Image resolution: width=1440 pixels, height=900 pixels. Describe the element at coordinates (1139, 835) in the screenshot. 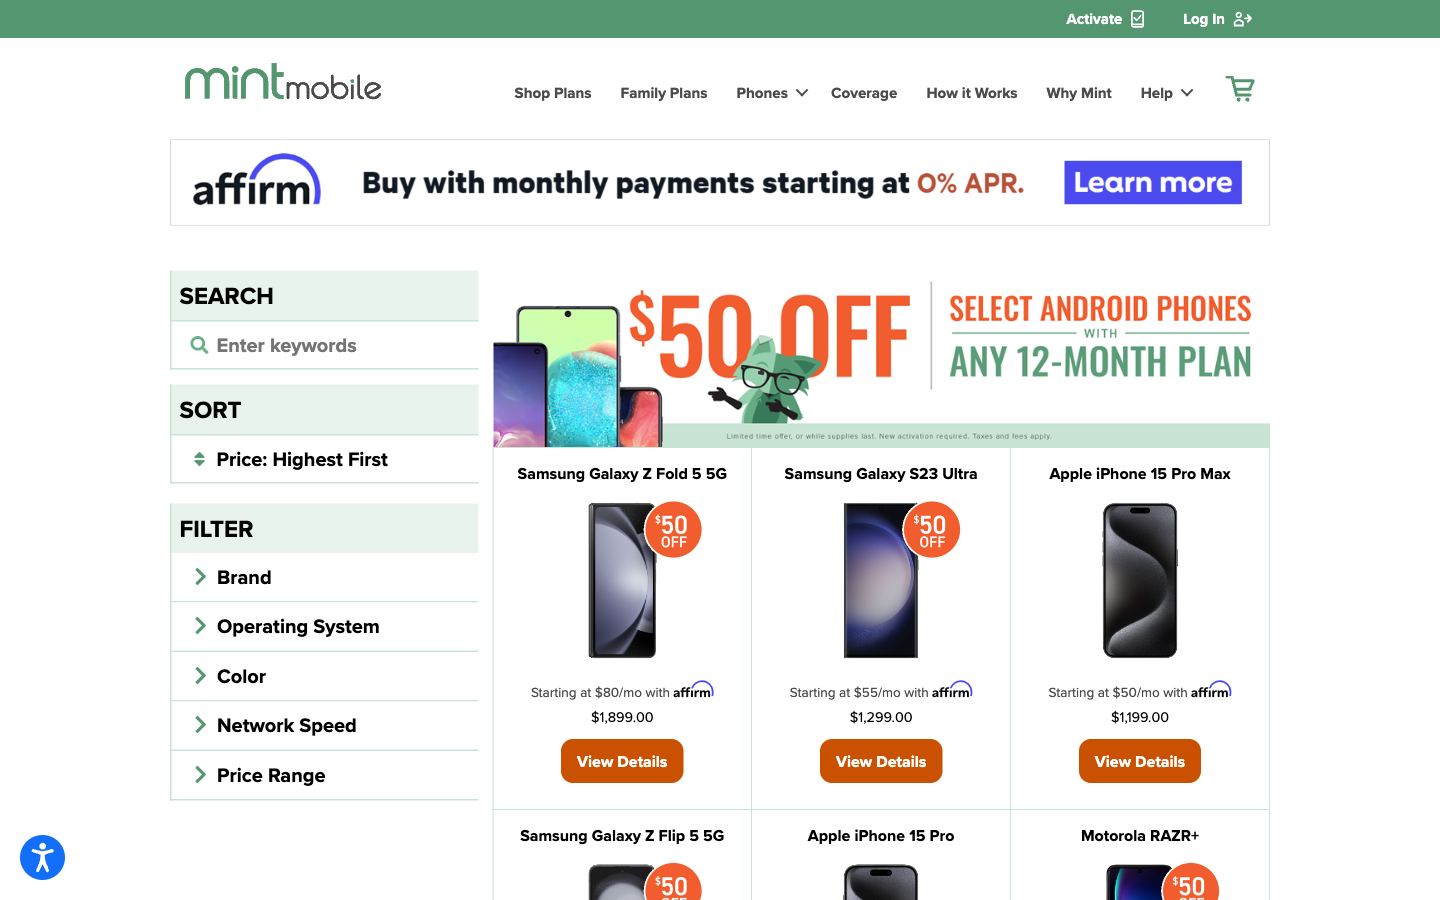

I see `Inspect Motorola RAZR+ details` at that location.